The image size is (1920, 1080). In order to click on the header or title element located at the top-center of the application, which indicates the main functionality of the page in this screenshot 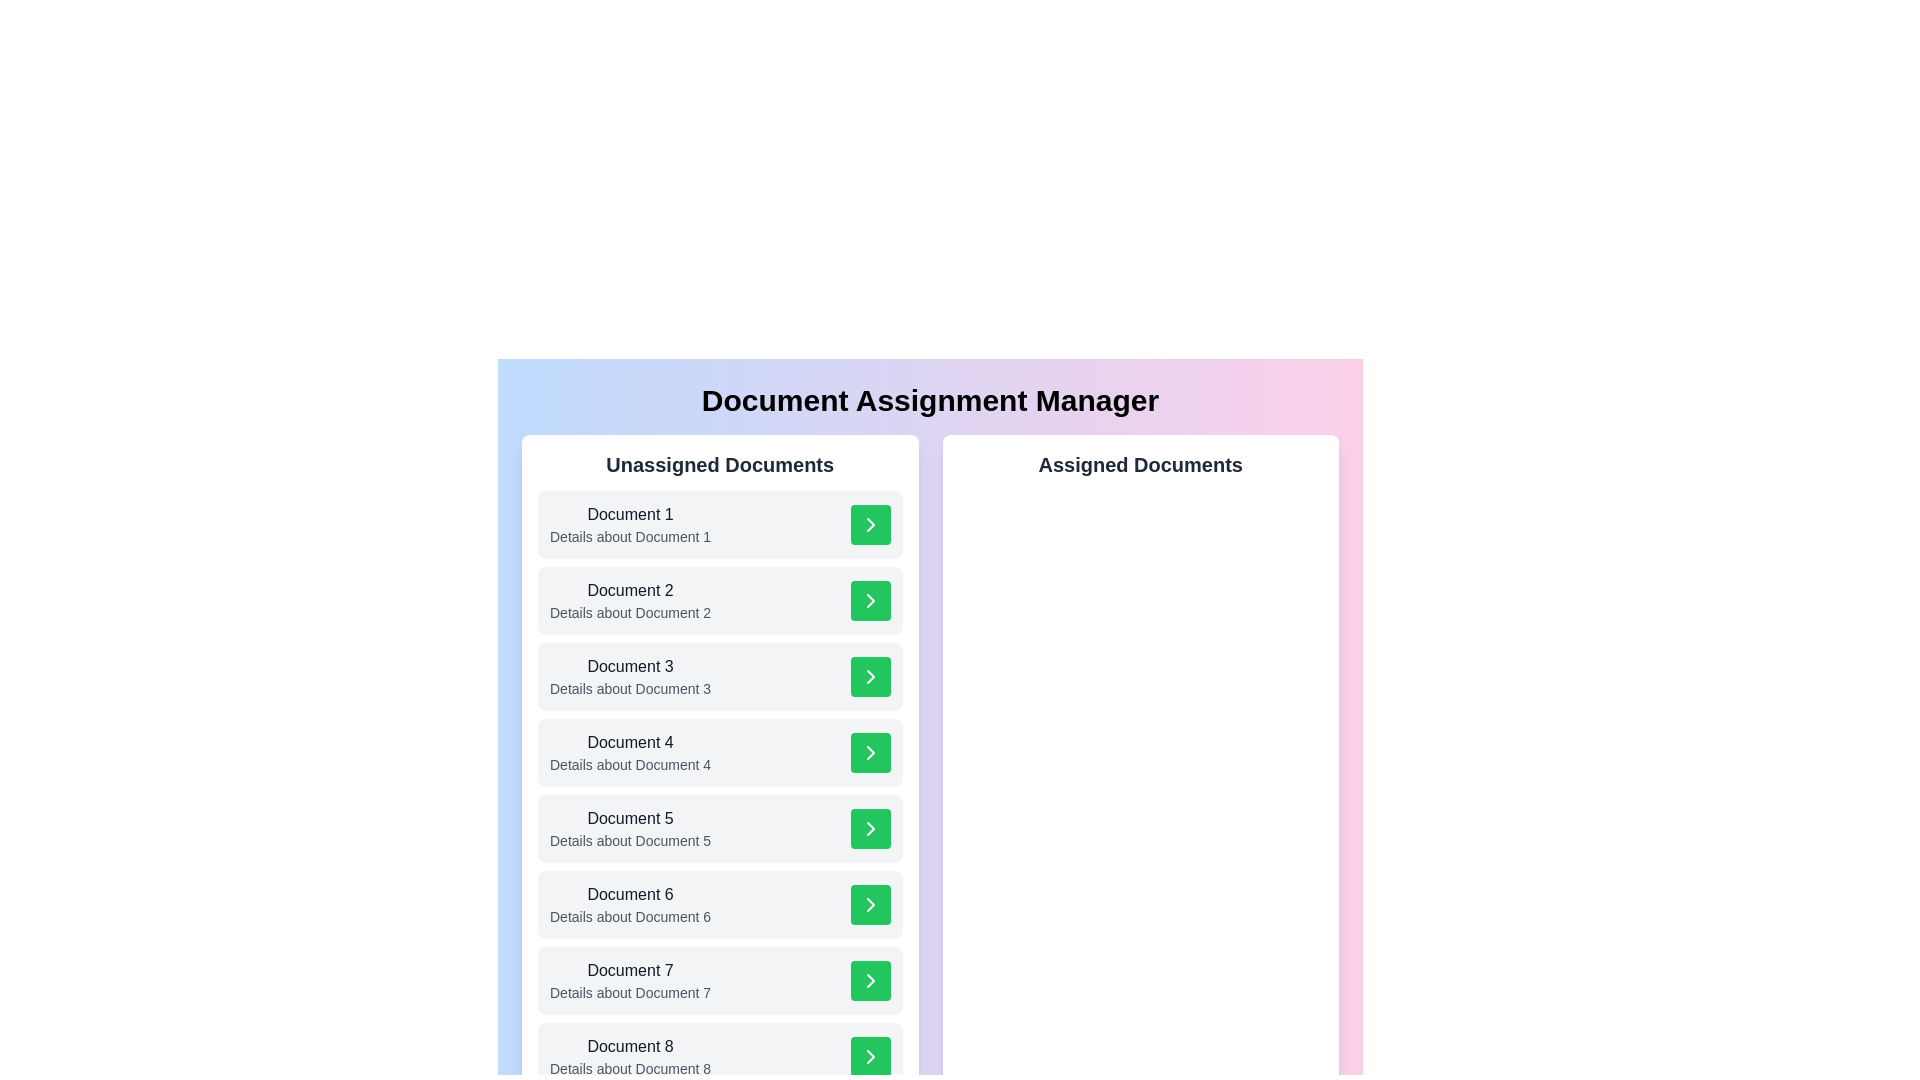, I will do `click(929, 401)`.